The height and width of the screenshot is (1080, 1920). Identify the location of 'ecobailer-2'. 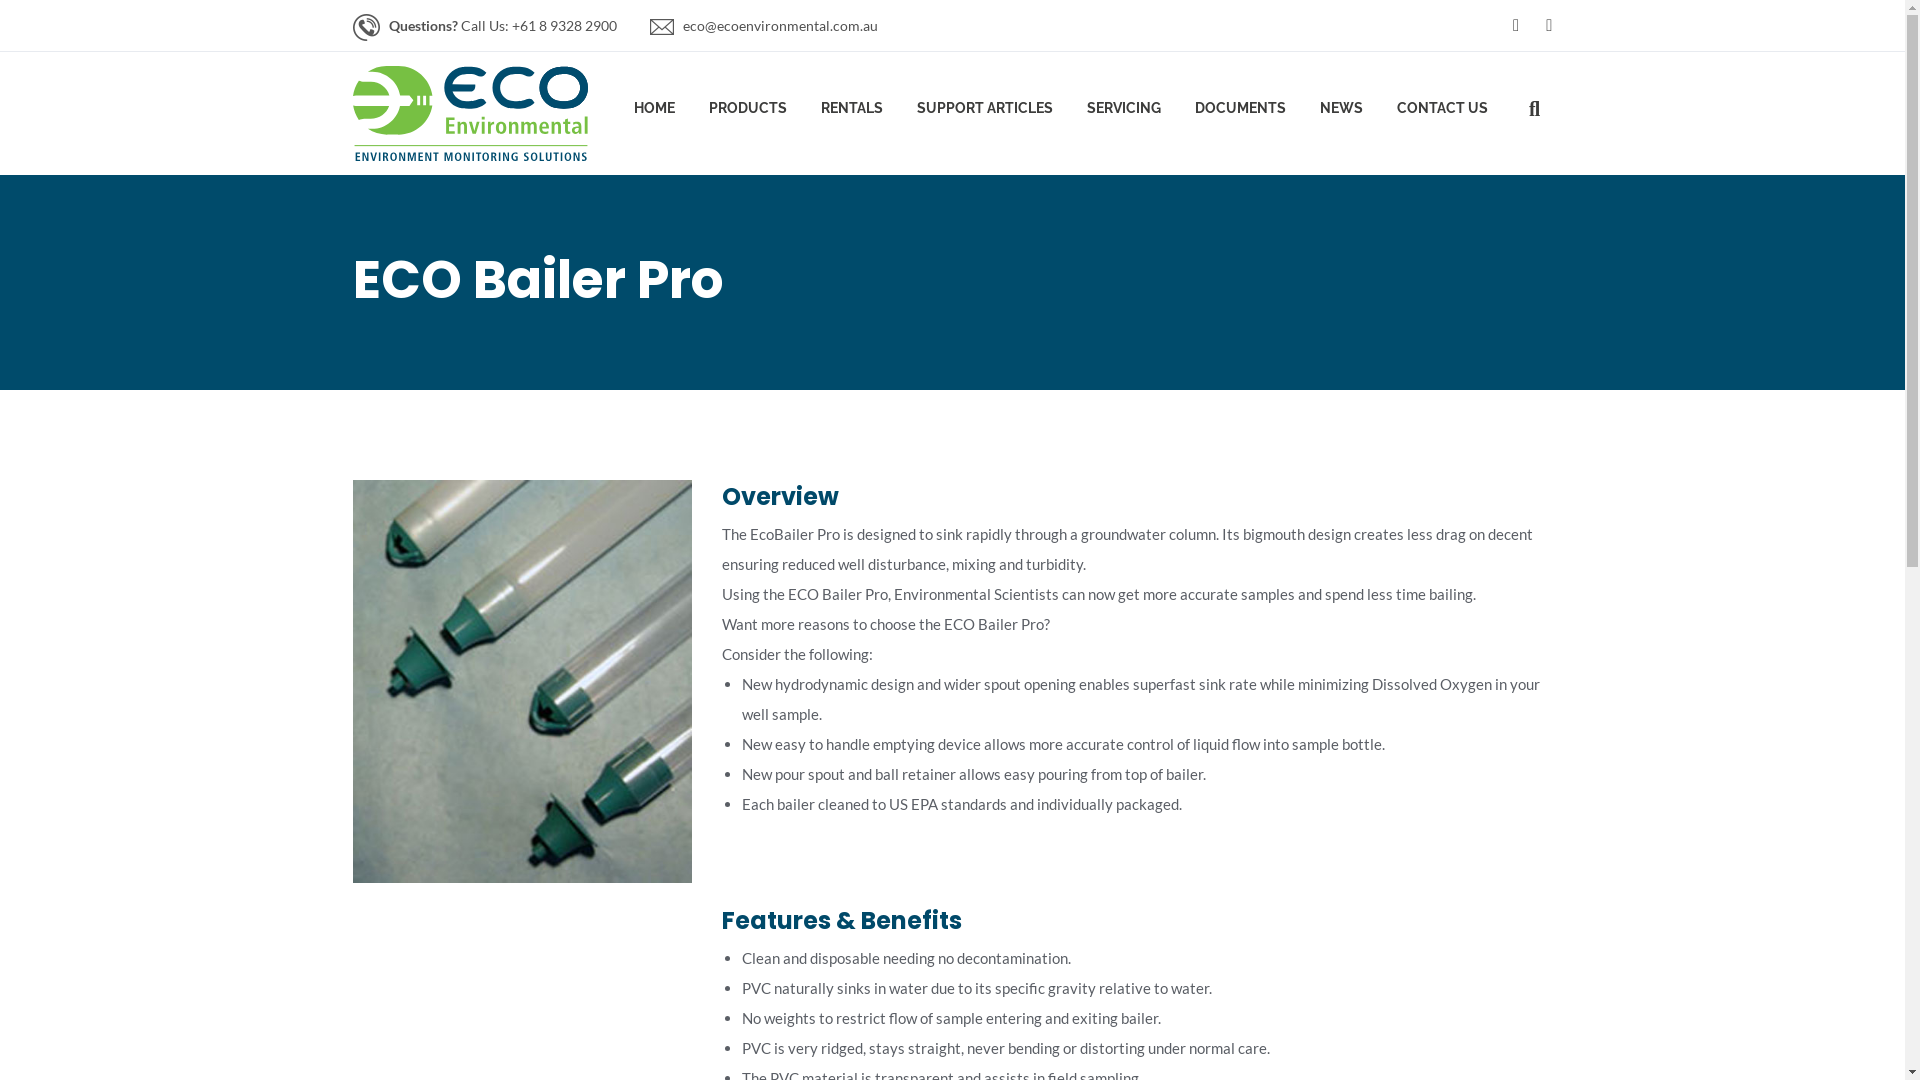
(522, 680).